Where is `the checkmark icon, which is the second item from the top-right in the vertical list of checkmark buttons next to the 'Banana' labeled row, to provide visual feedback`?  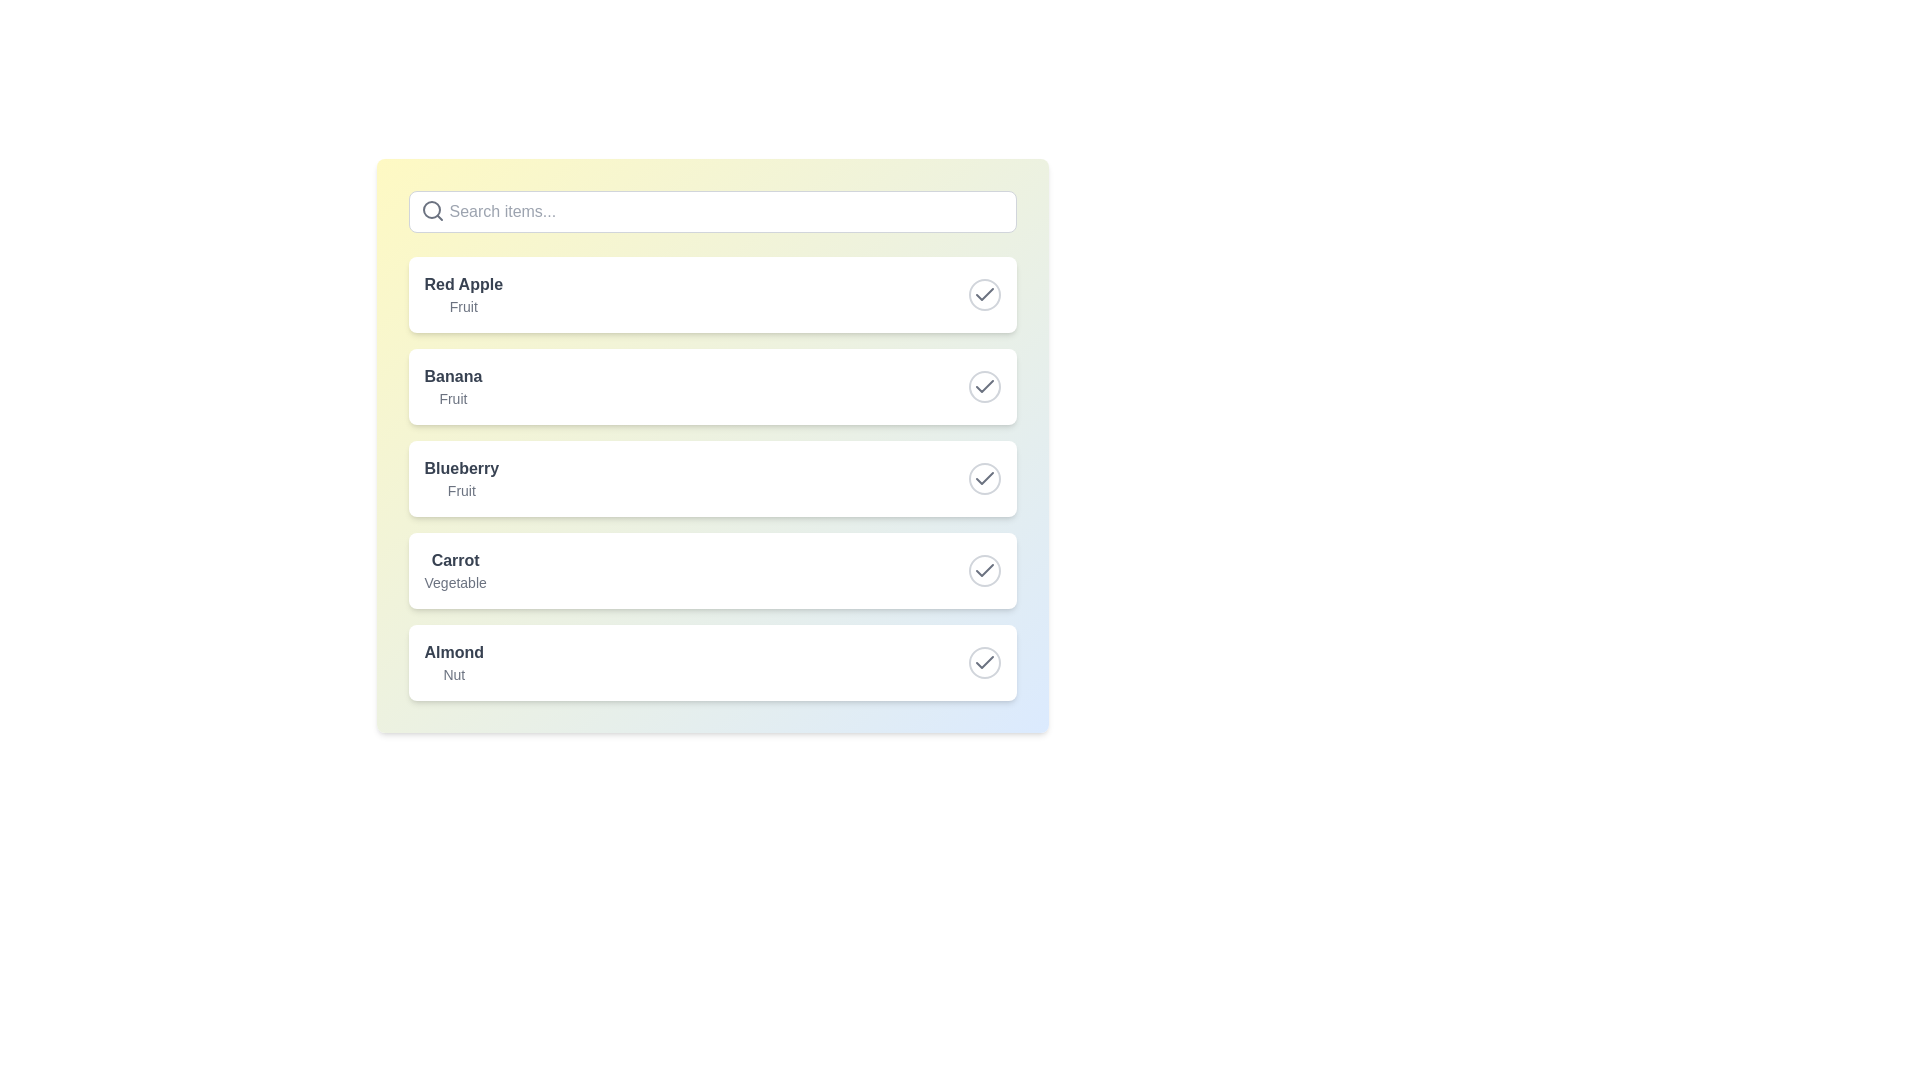 the checkmark icon, which is the second item from the top-right in the vertical list of checkmark buttons next to the 'Banana' labeled row, to provide visual feedback is located at coordinates (984, 386).